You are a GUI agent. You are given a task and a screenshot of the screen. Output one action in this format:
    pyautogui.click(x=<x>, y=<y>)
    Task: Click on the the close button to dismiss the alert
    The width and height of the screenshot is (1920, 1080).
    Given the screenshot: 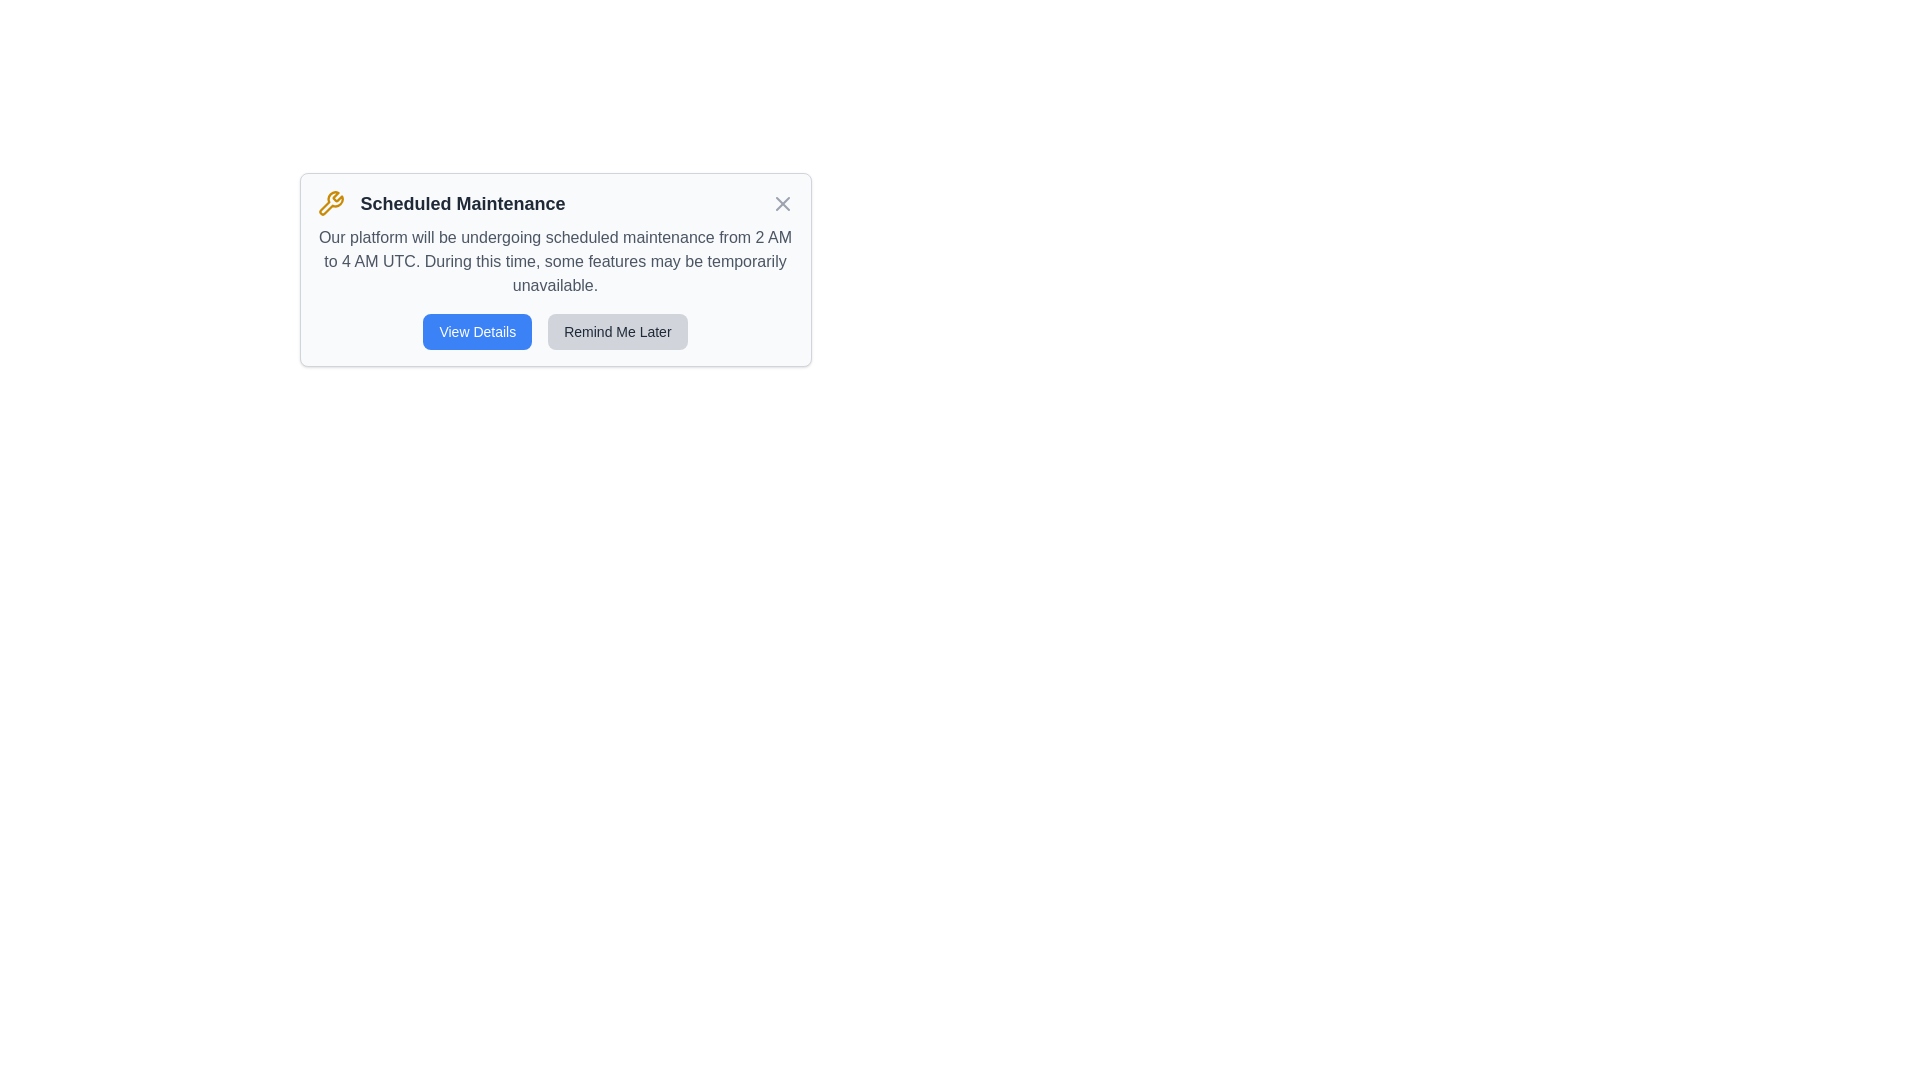 What is the action you would take?
    pyautogui.click(x=781, y=204)
    